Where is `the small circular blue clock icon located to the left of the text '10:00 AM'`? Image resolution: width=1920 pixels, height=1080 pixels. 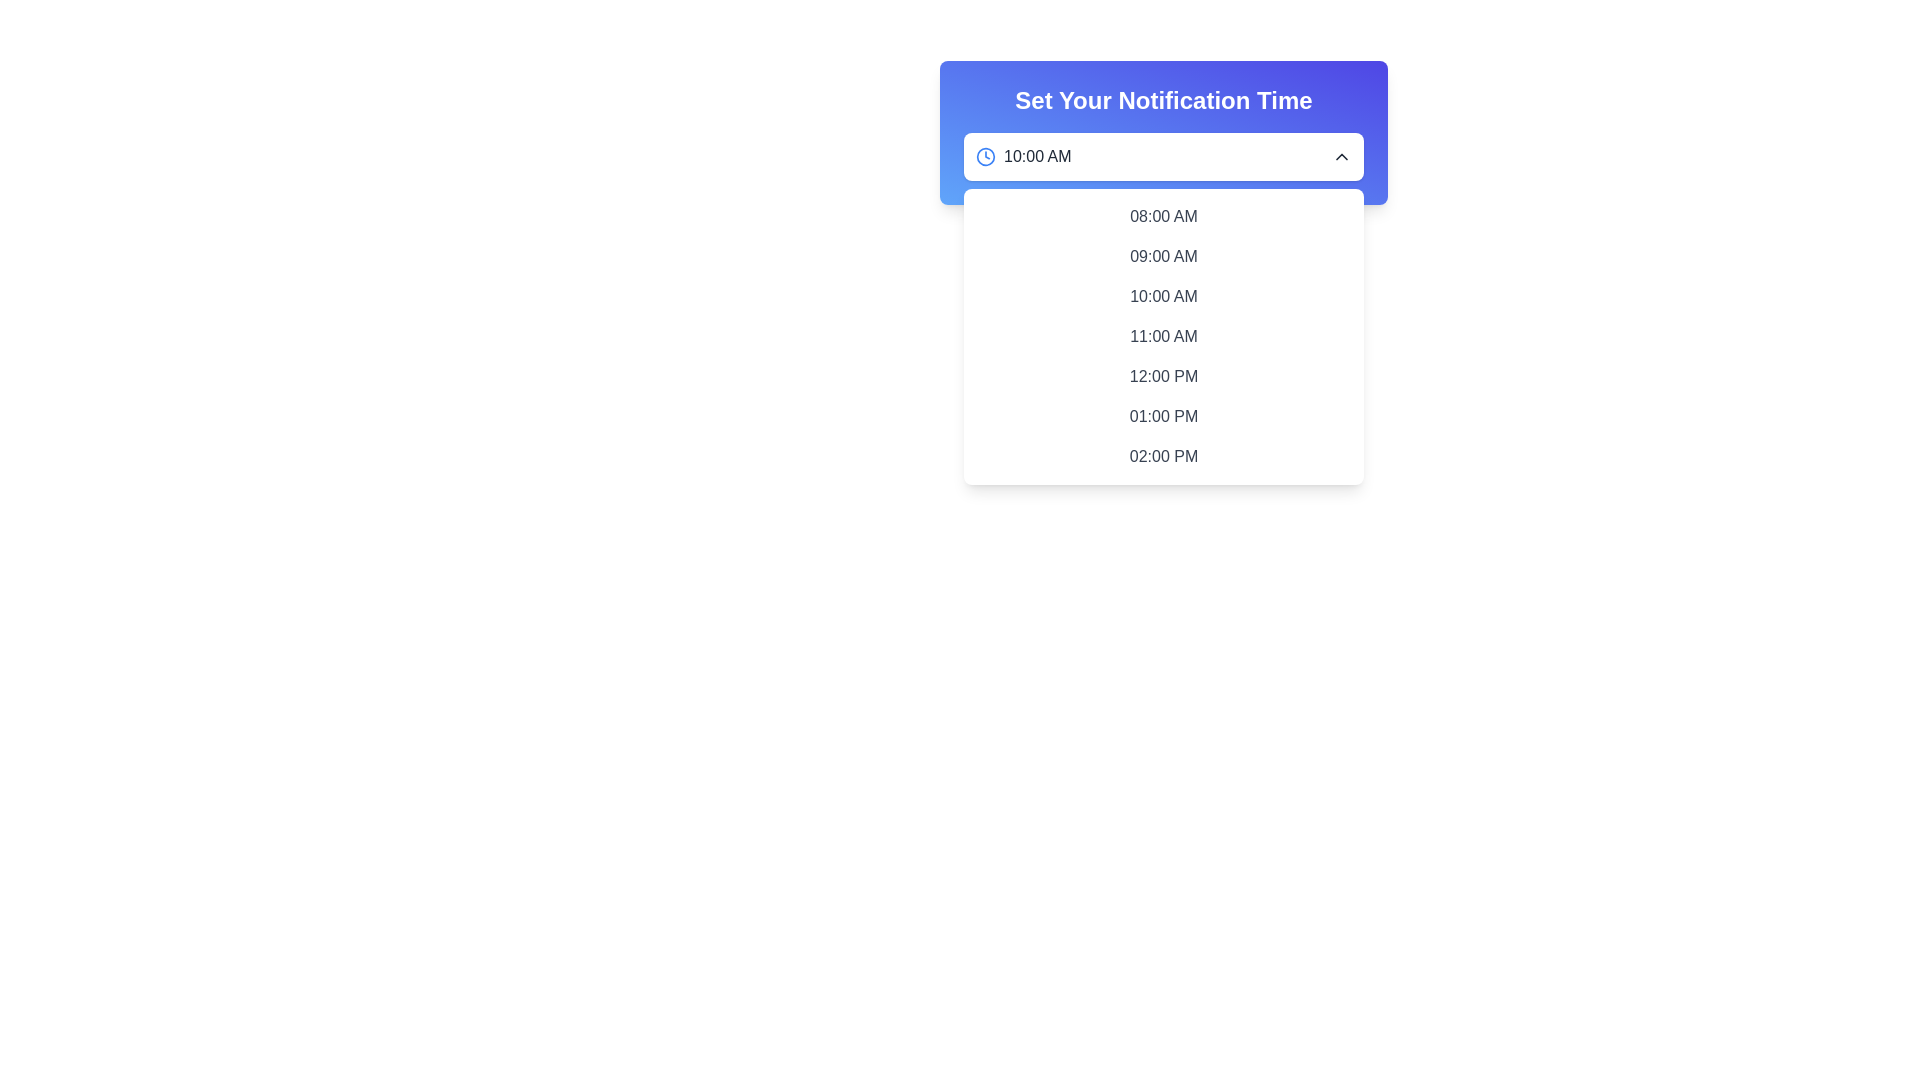
the small circular blue clock icon located to the left of the text '10:00 AM' is located at coordinates (985, 156).